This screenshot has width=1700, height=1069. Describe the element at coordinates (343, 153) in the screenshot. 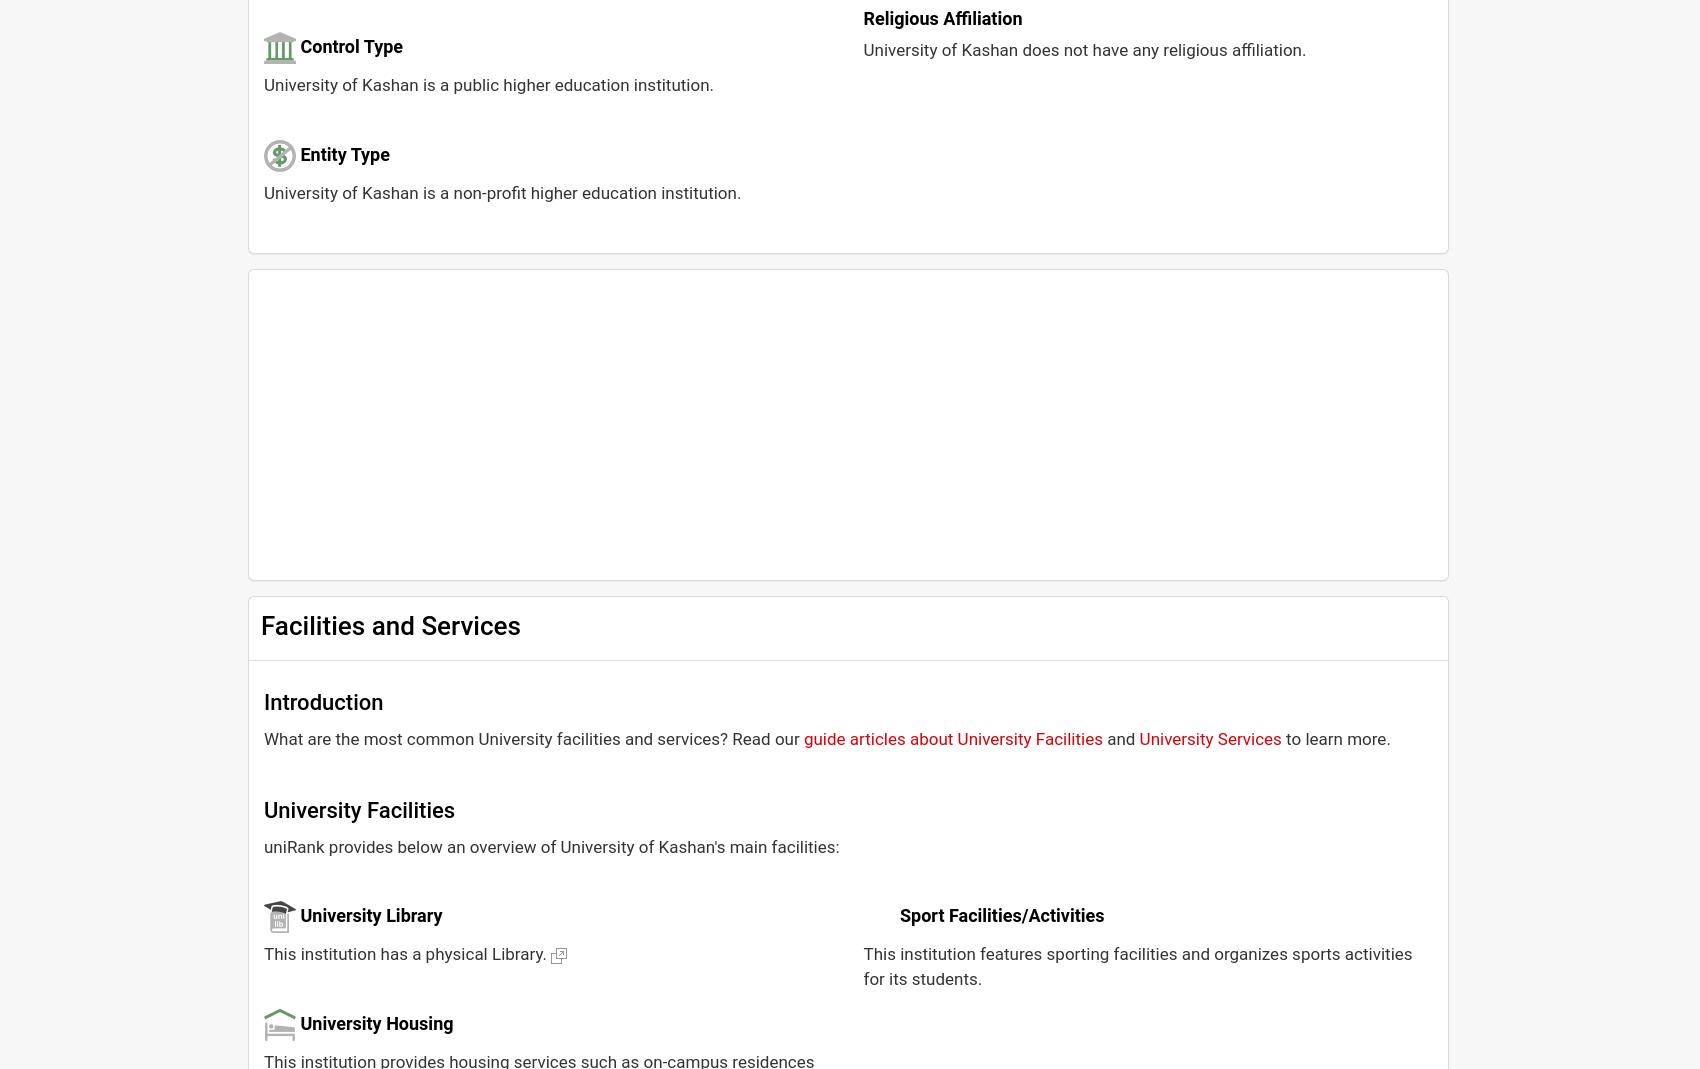

I see `'Entity Type'` at that location.